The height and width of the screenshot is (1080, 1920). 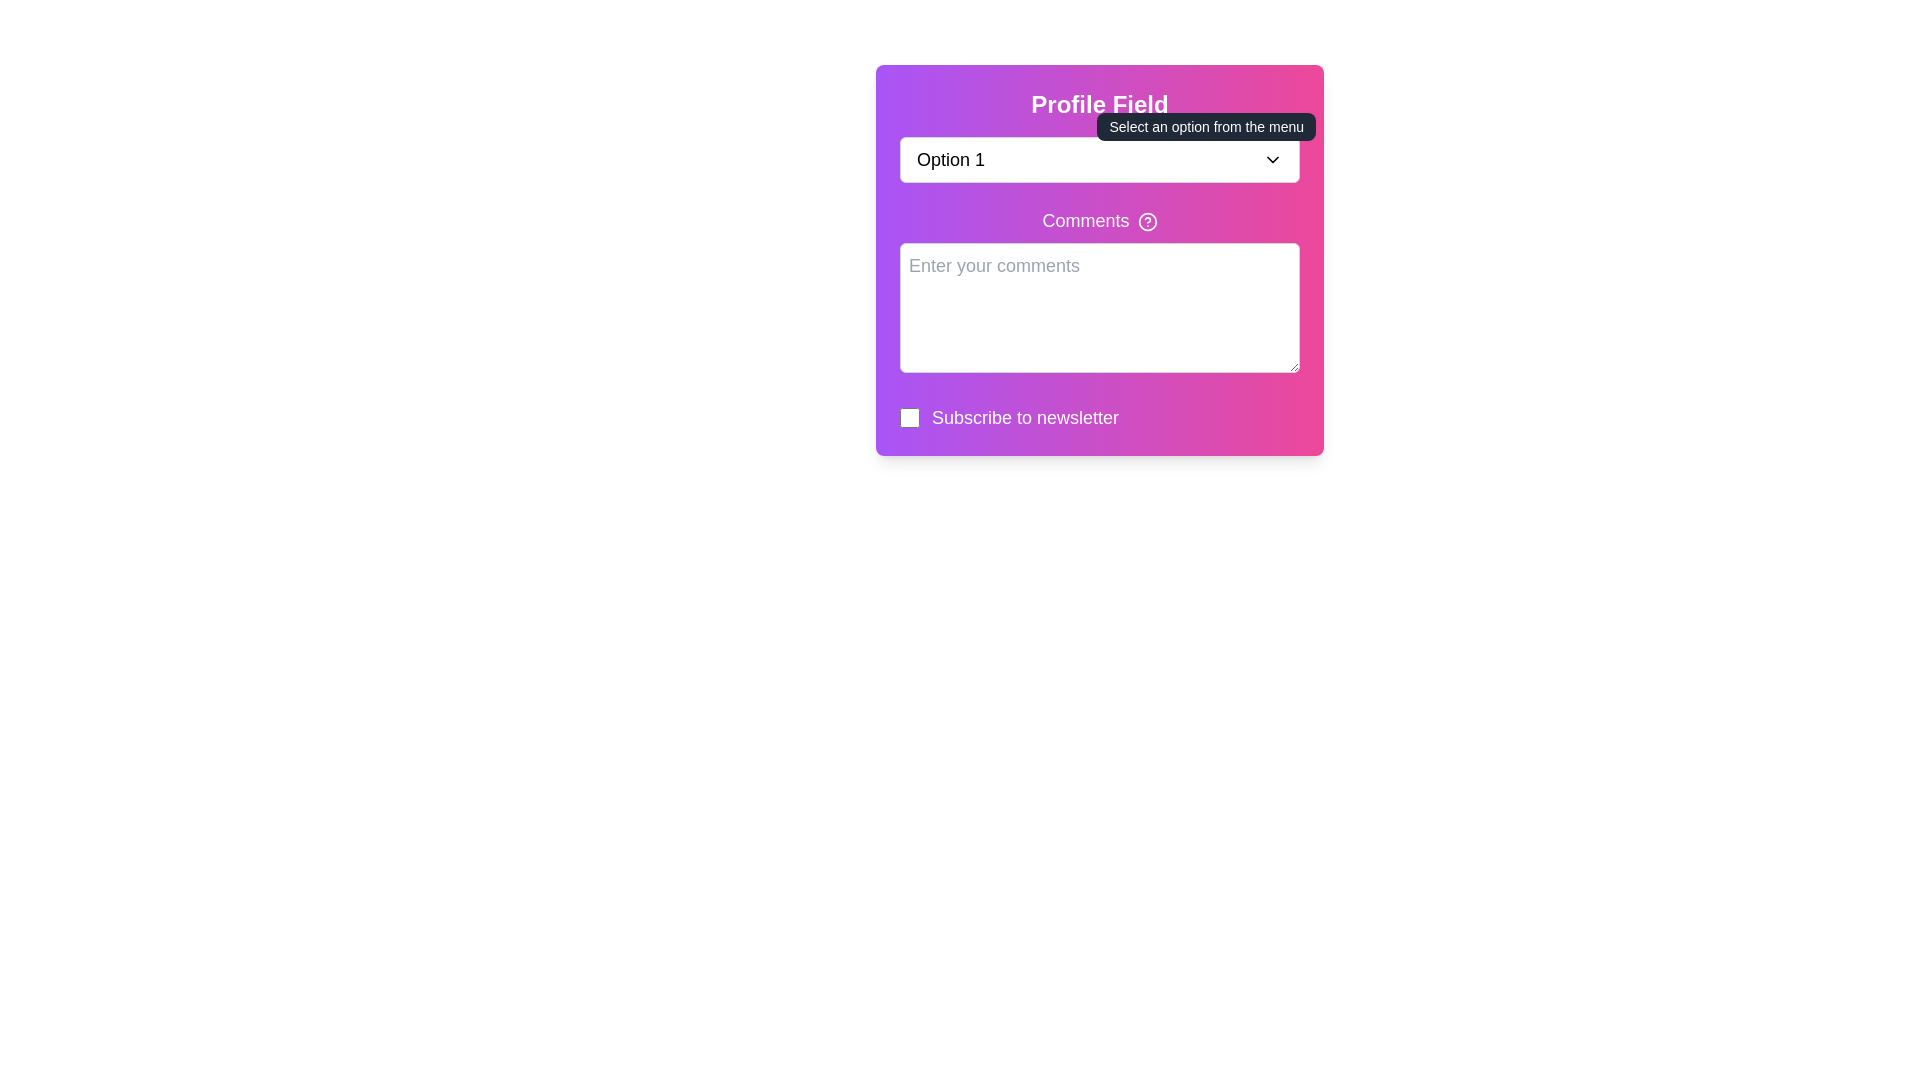 What do you see at coordinates (909, 416) in the screenshot?
I see `the checkbox` at bounding box center [909, 416].